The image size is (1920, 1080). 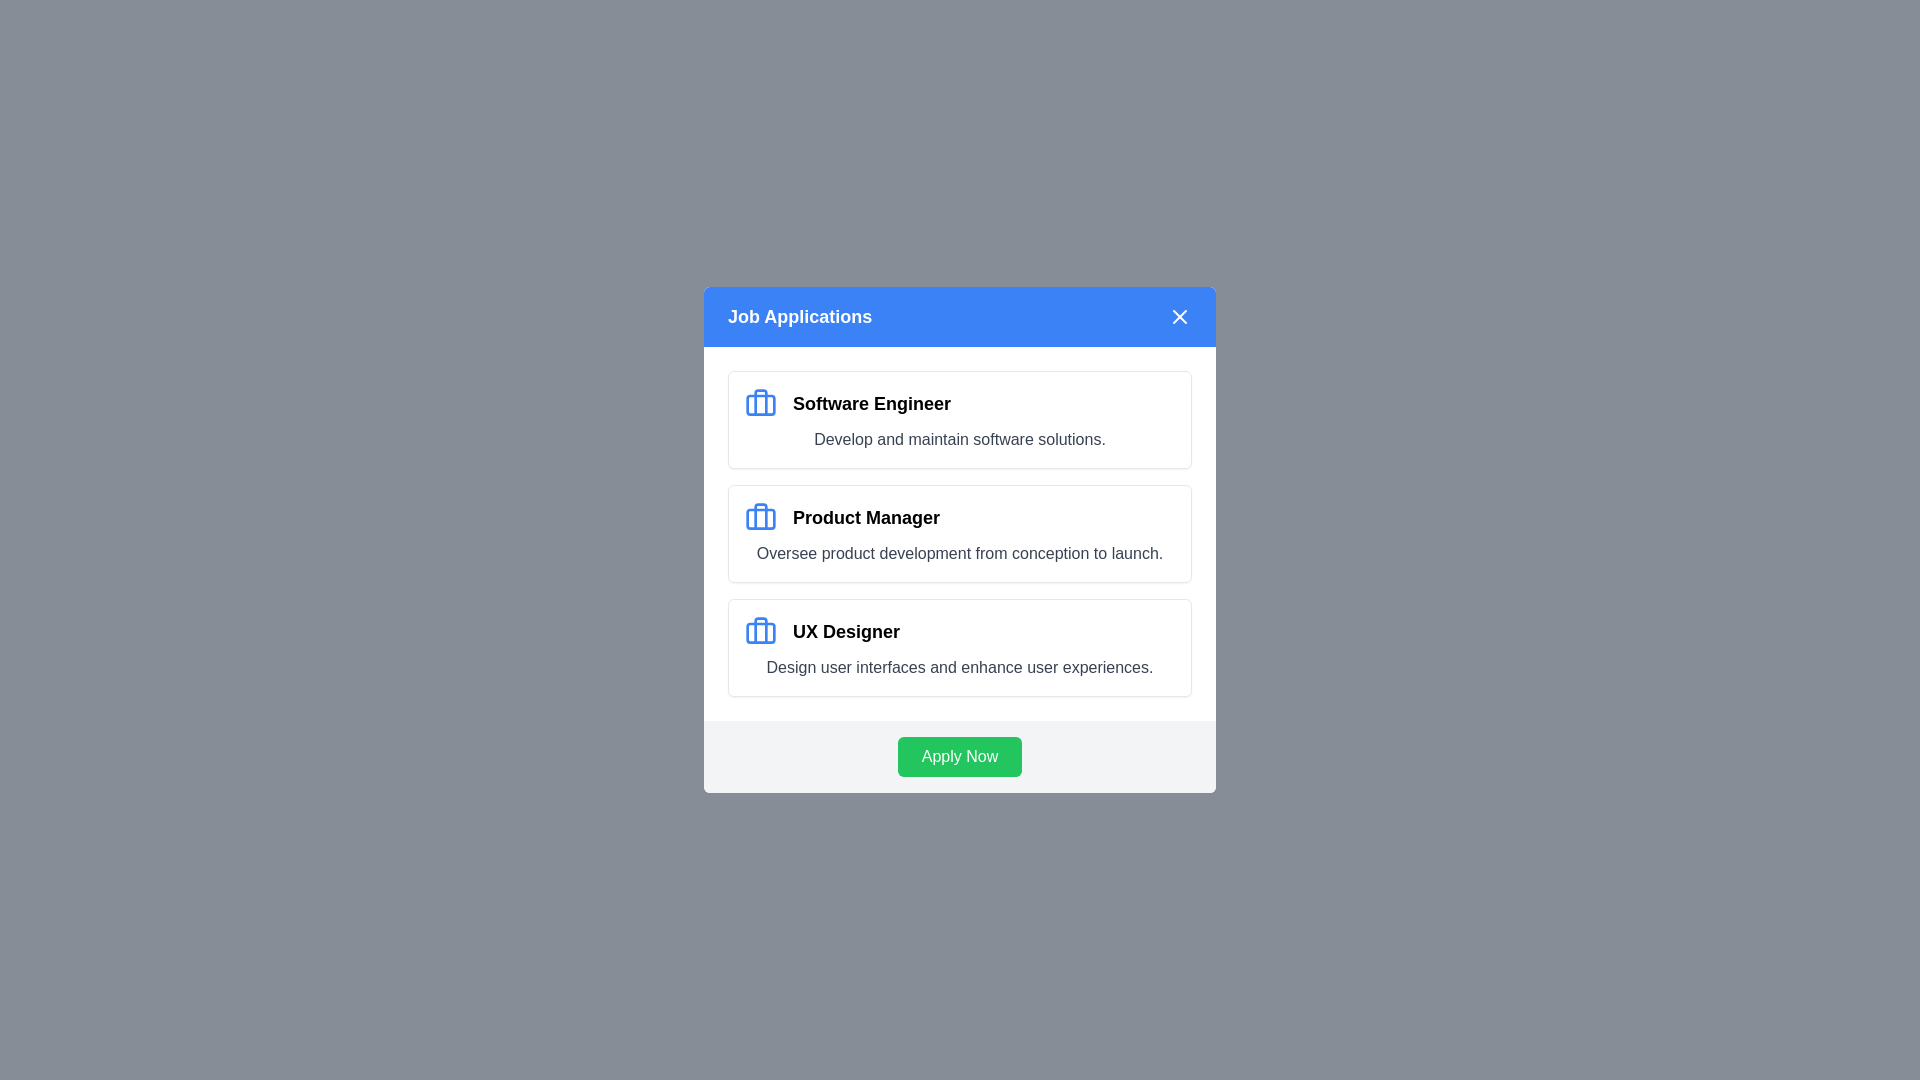 What do you see at coordinates (960, 419) in the screenshot?
I see `the job posting card for the Software Engineer position located in the Job Applications section by` at bounding box center [960, 419].